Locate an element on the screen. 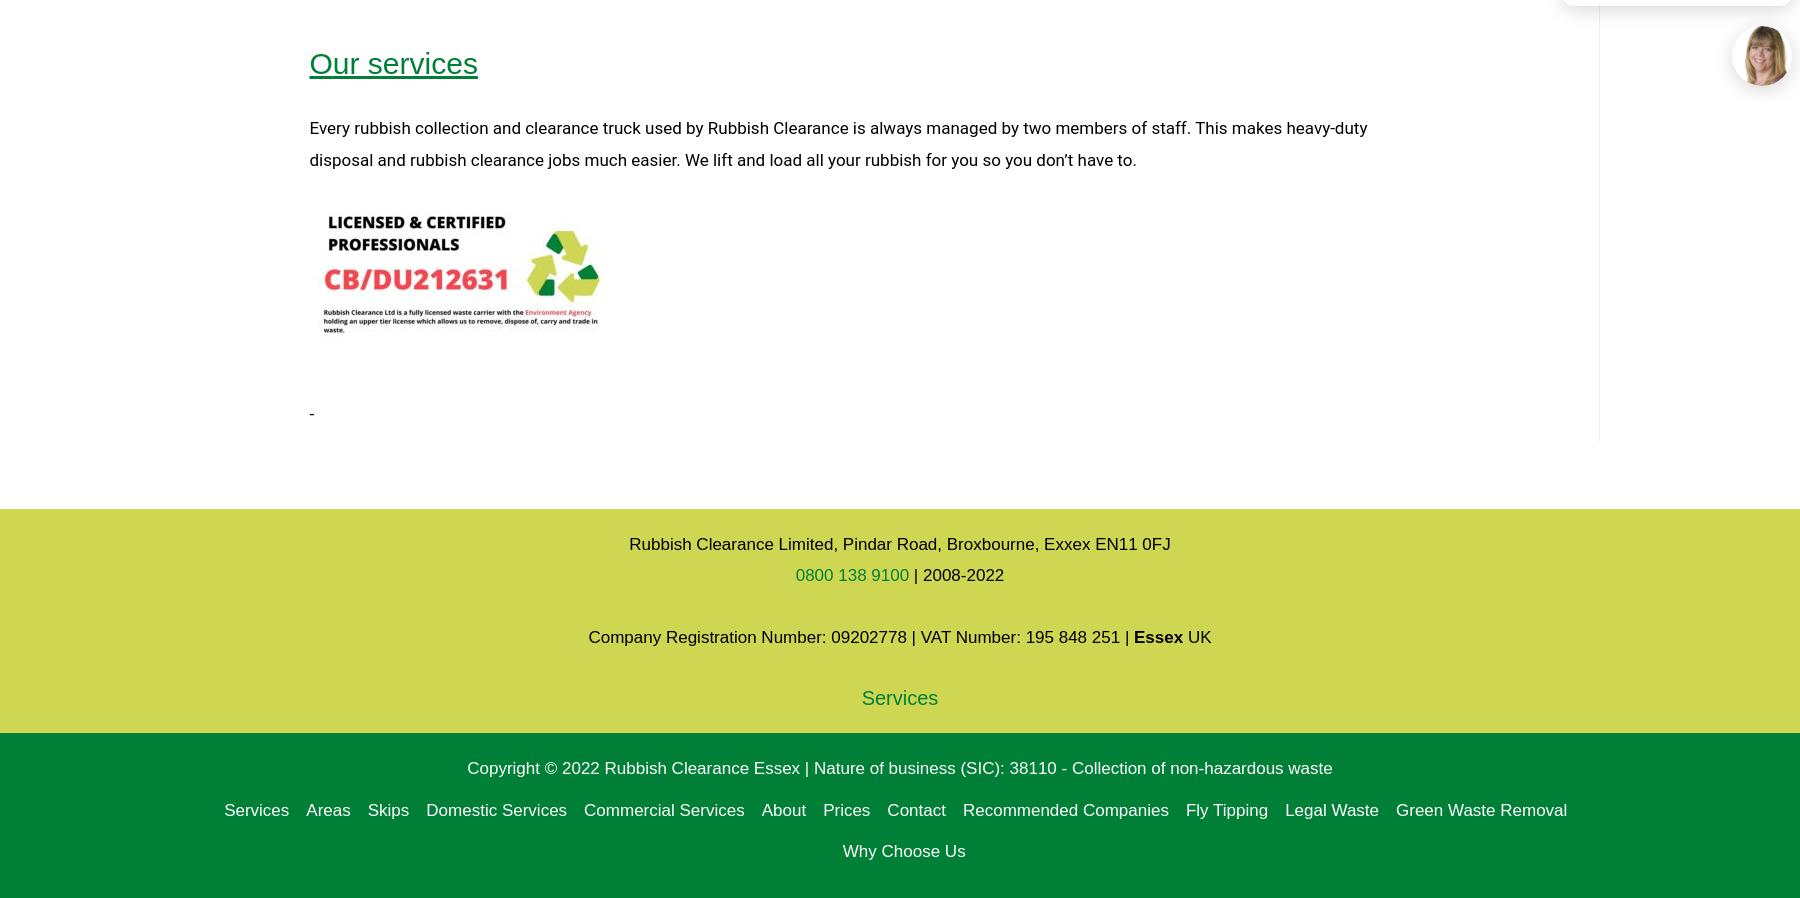 Image resolution: width=1800 pixels, height=898 pixels. 'Commercial Services' is located at coordinates (664, 809).